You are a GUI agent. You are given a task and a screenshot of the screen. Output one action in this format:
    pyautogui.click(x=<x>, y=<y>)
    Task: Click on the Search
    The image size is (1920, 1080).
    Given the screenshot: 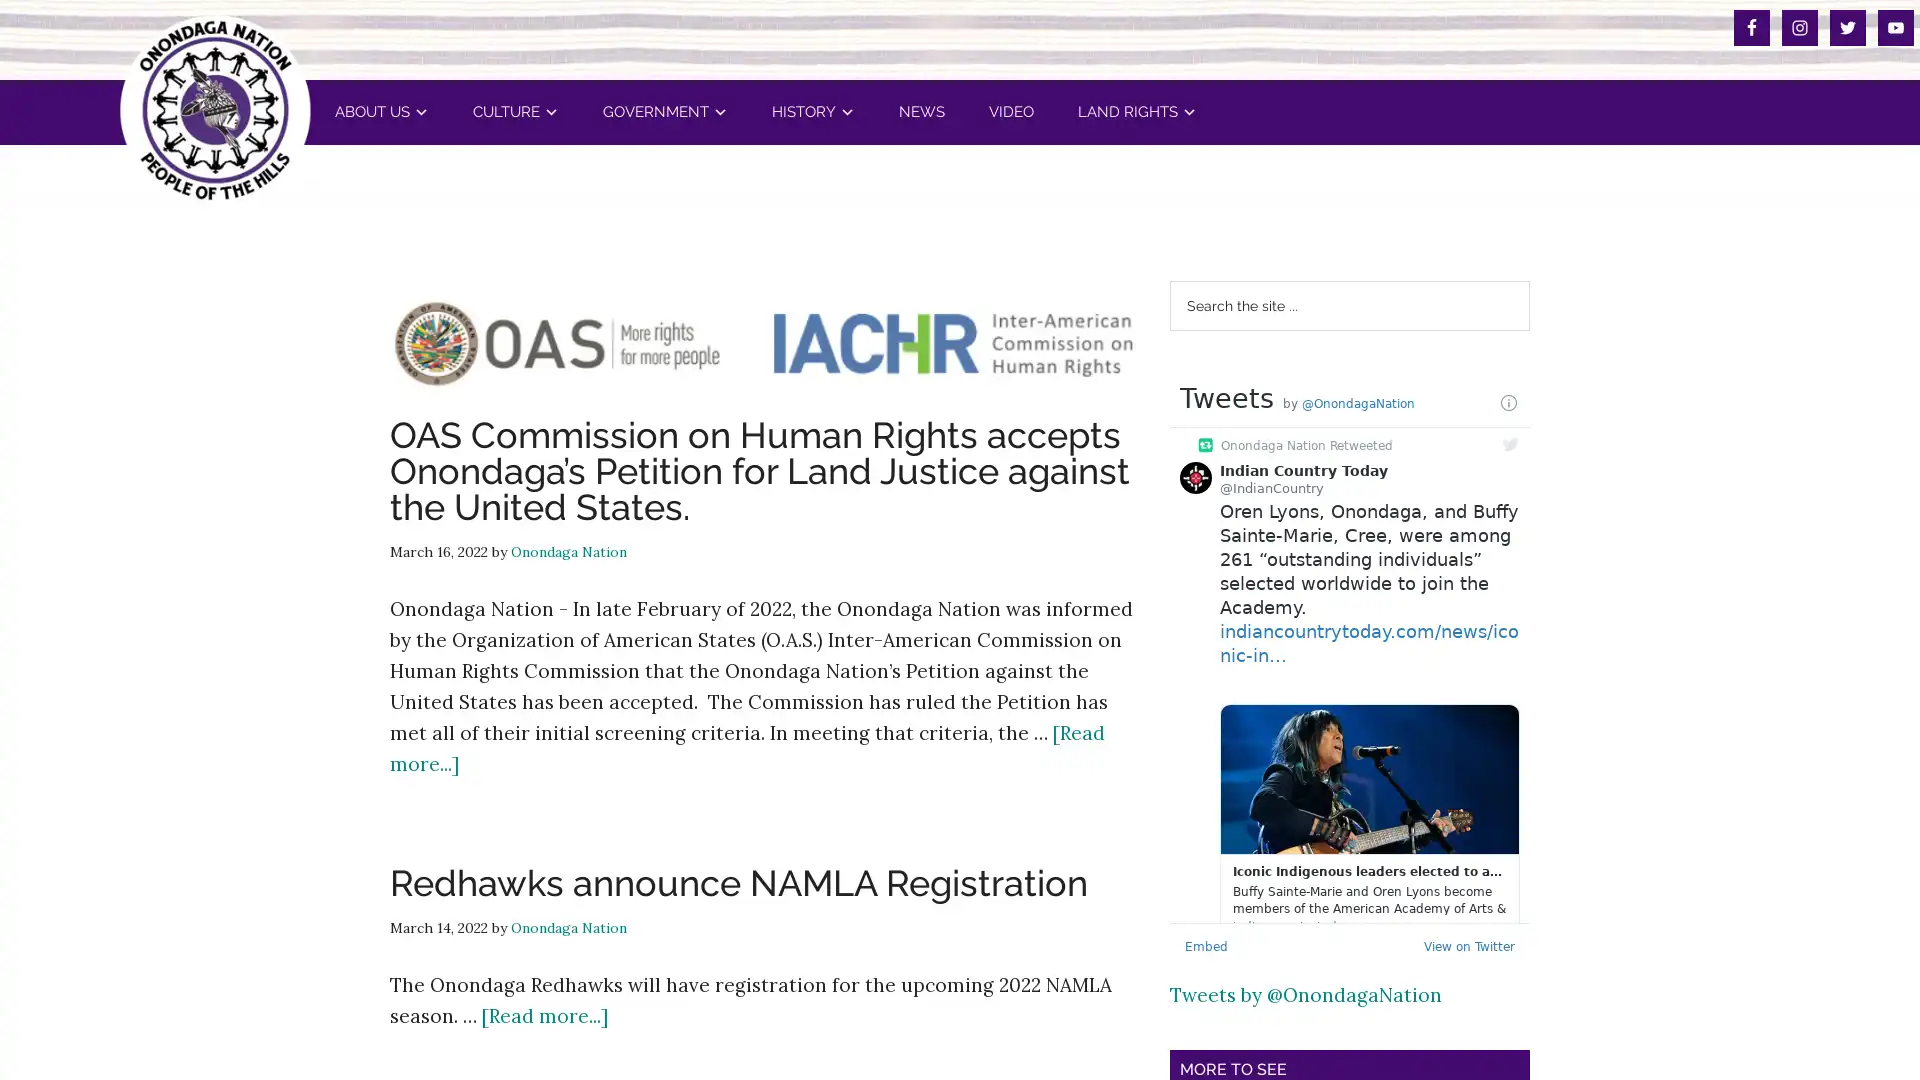 What is the action you would take?
    pyautogui.click(x=1528, y=279)
    